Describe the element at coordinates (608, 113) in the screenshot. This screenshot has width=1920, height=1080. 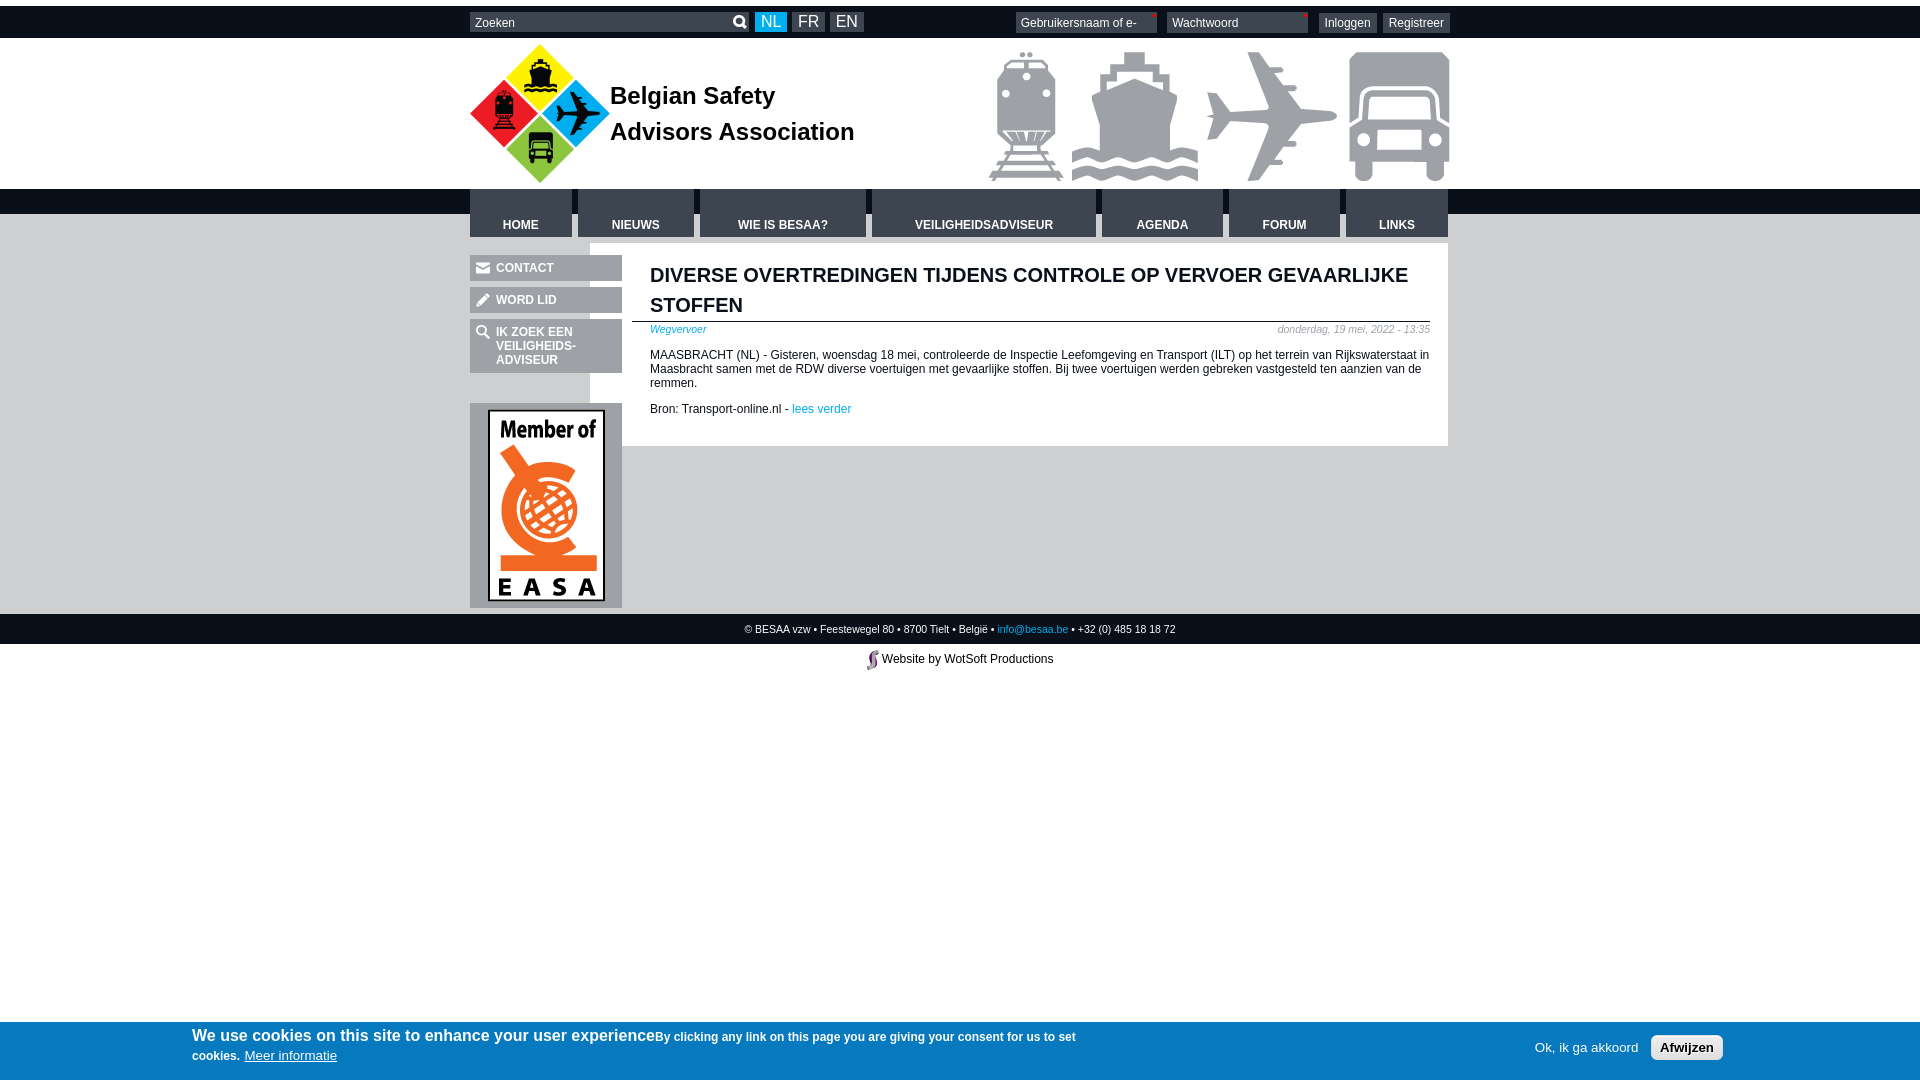
I see `'Belgian Safety` at that location.